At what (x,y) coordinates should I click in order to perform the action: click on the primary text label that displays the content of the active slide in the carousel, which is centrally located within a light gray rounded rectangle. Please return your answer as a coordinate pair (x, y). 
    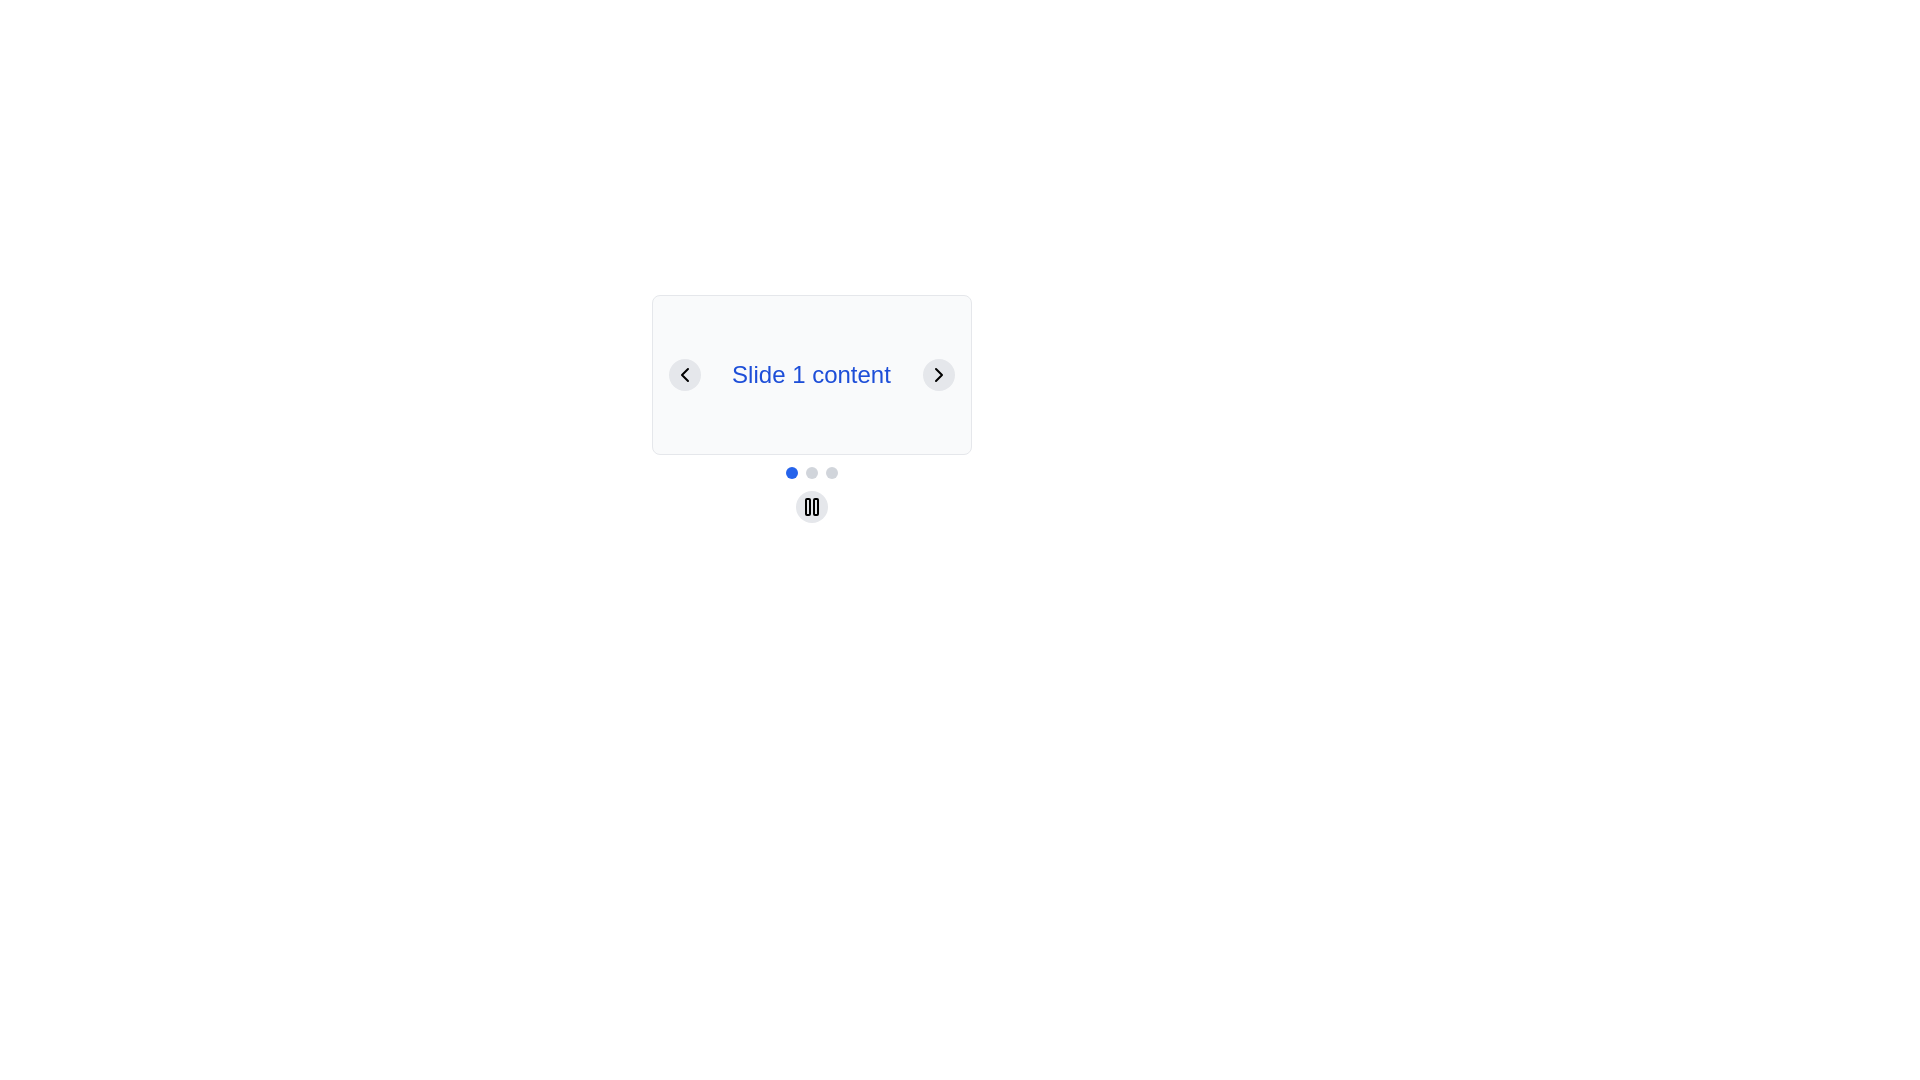
    Looking at the image, I should click on (811, 374).